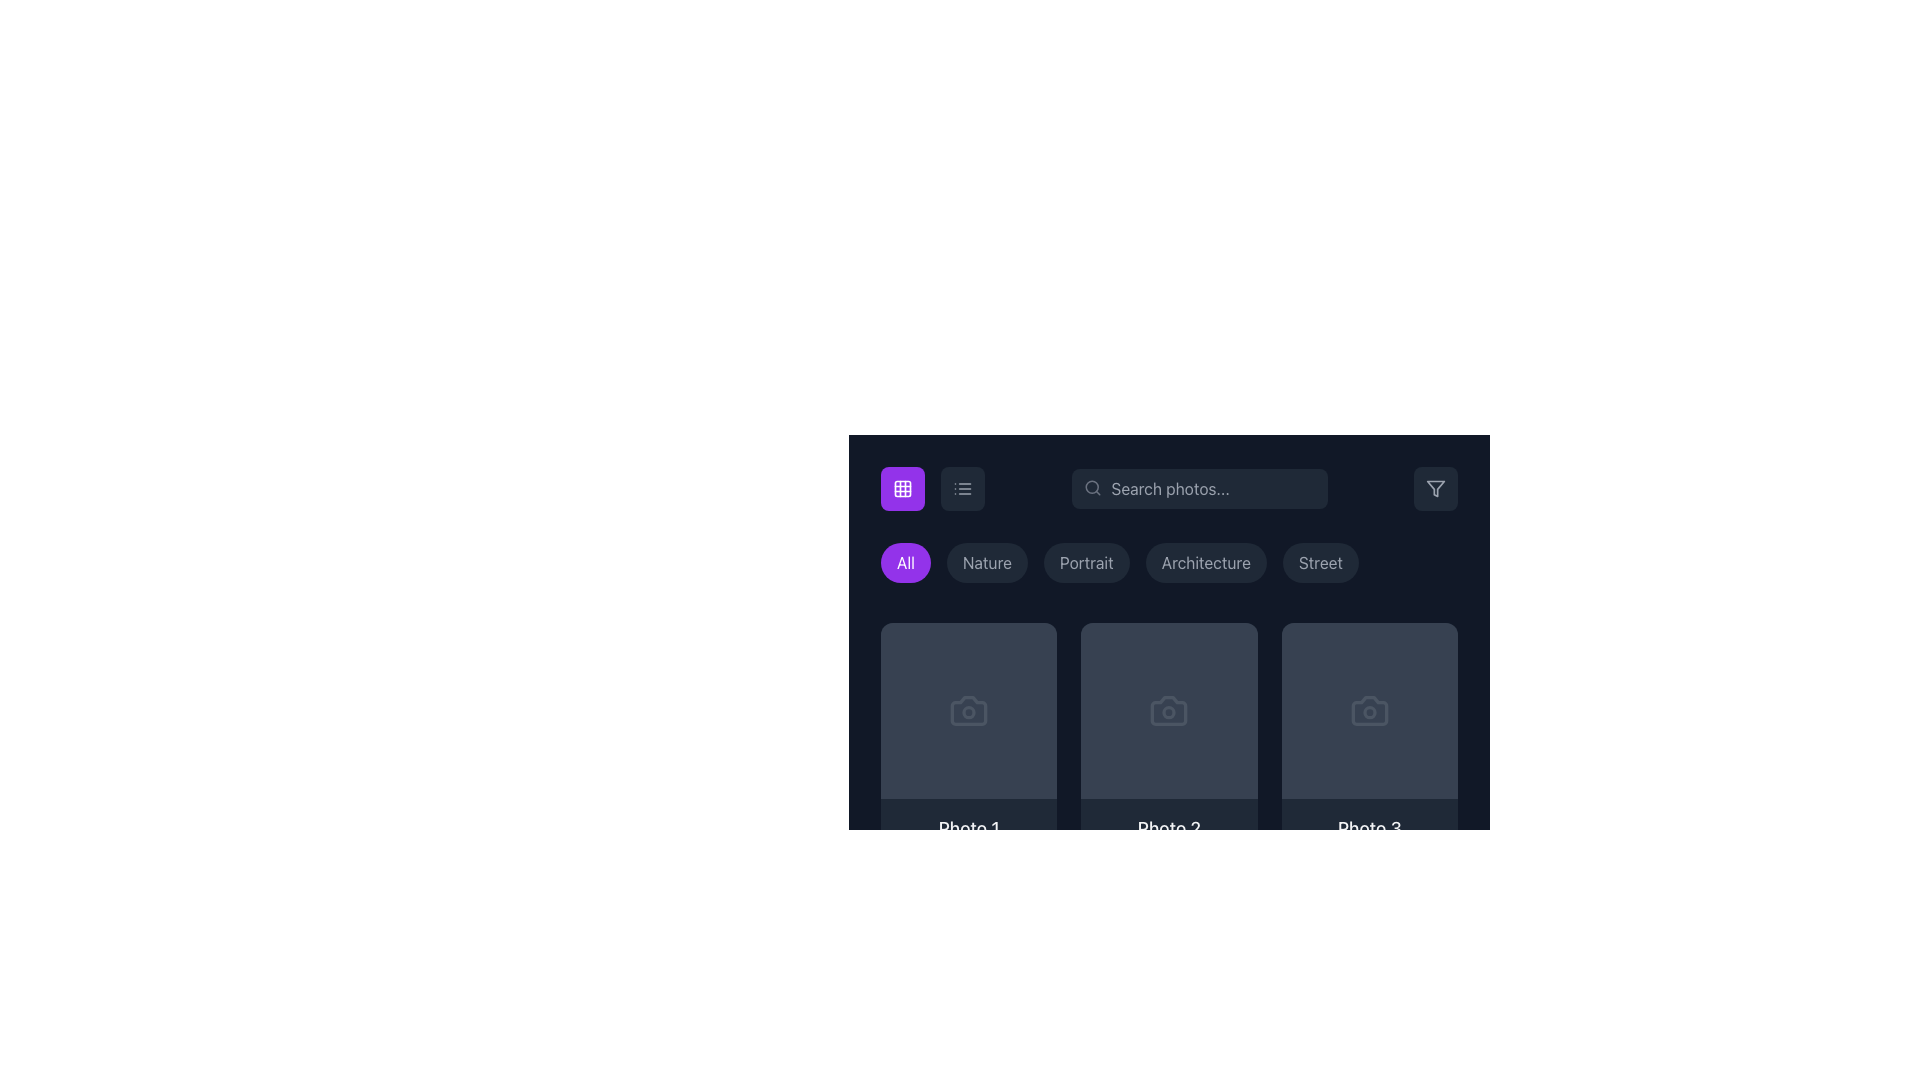  Describe the element at coordinates (1368, 710) in the screenshot. I see `the third button in a horizontal row of three buttons in the third section of the photo gallery interface` at that location.